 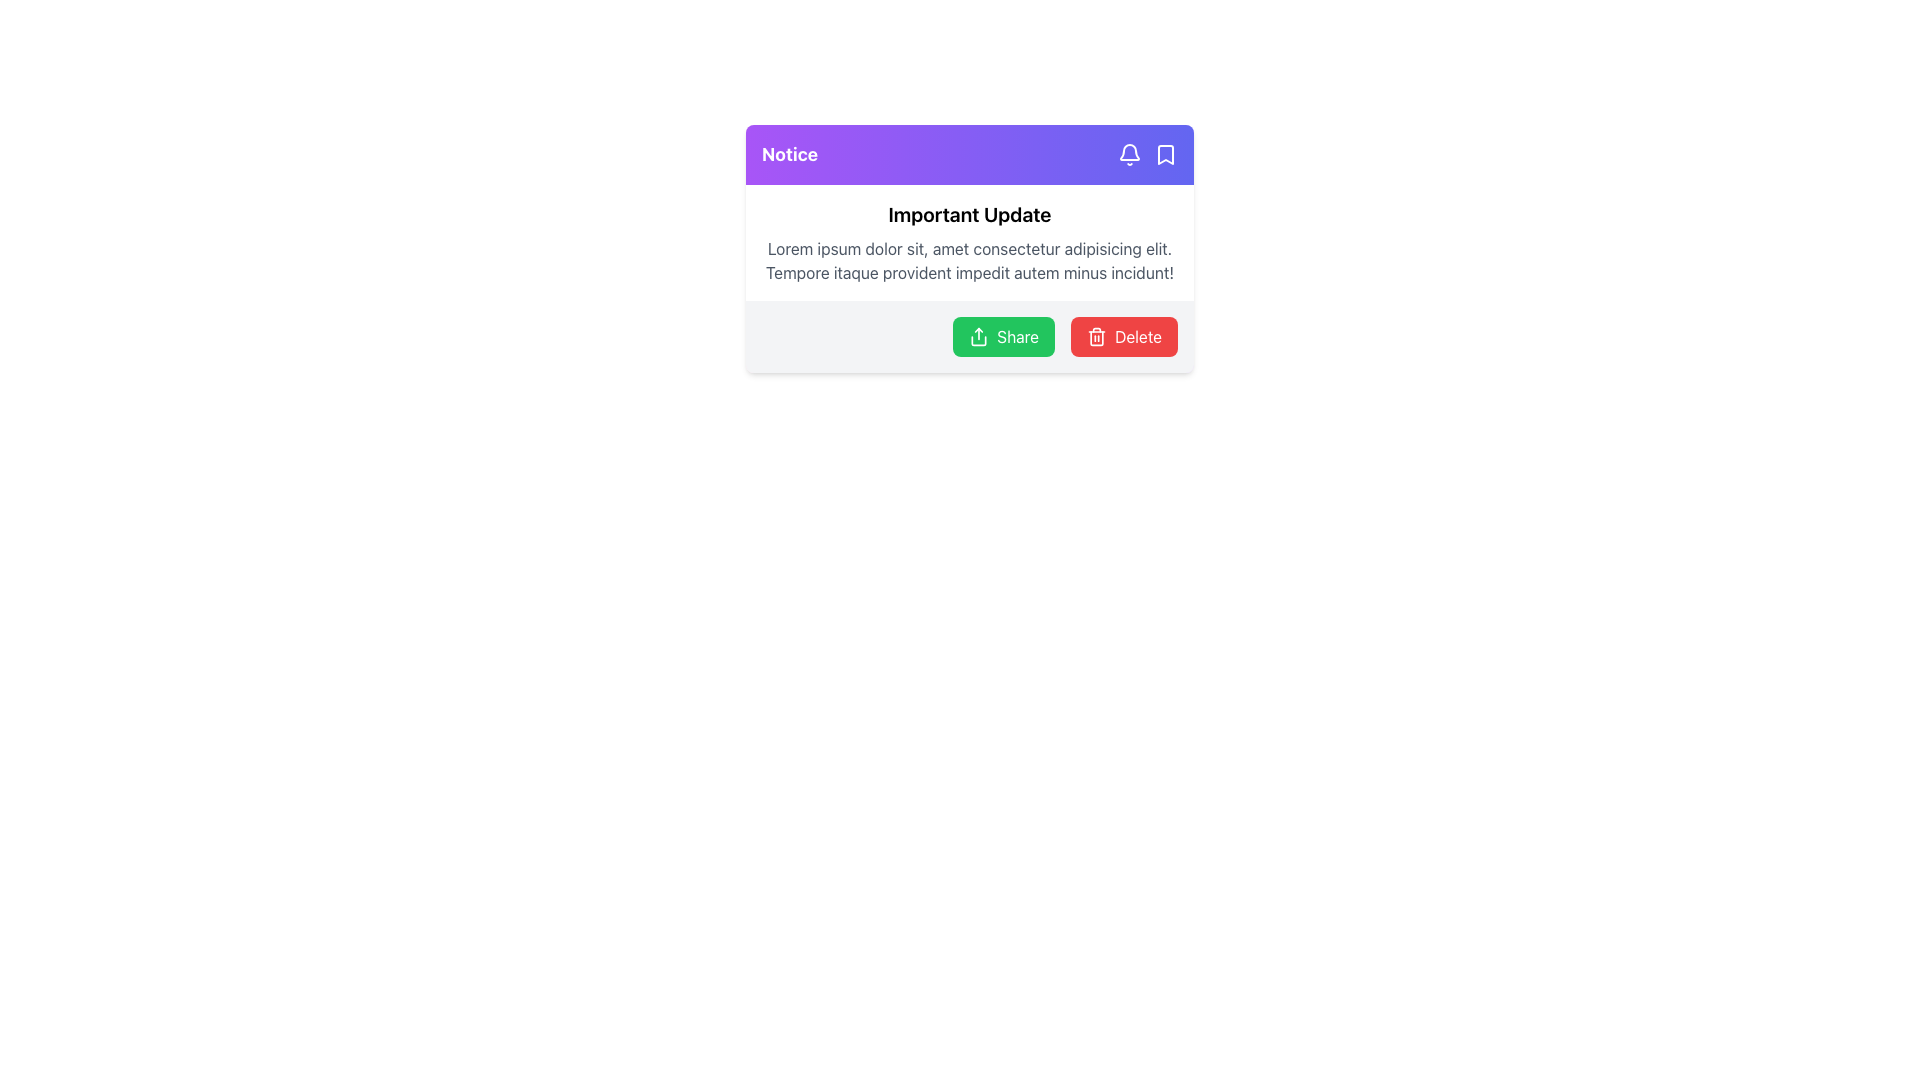 What do you see at coordinates (1129, 153) in the screenshot?
I see `the bell-shaped notification icon with a vivid purple background, located in the top right corner of the card titled 'Notice'` at bounding box center [1129, 153].